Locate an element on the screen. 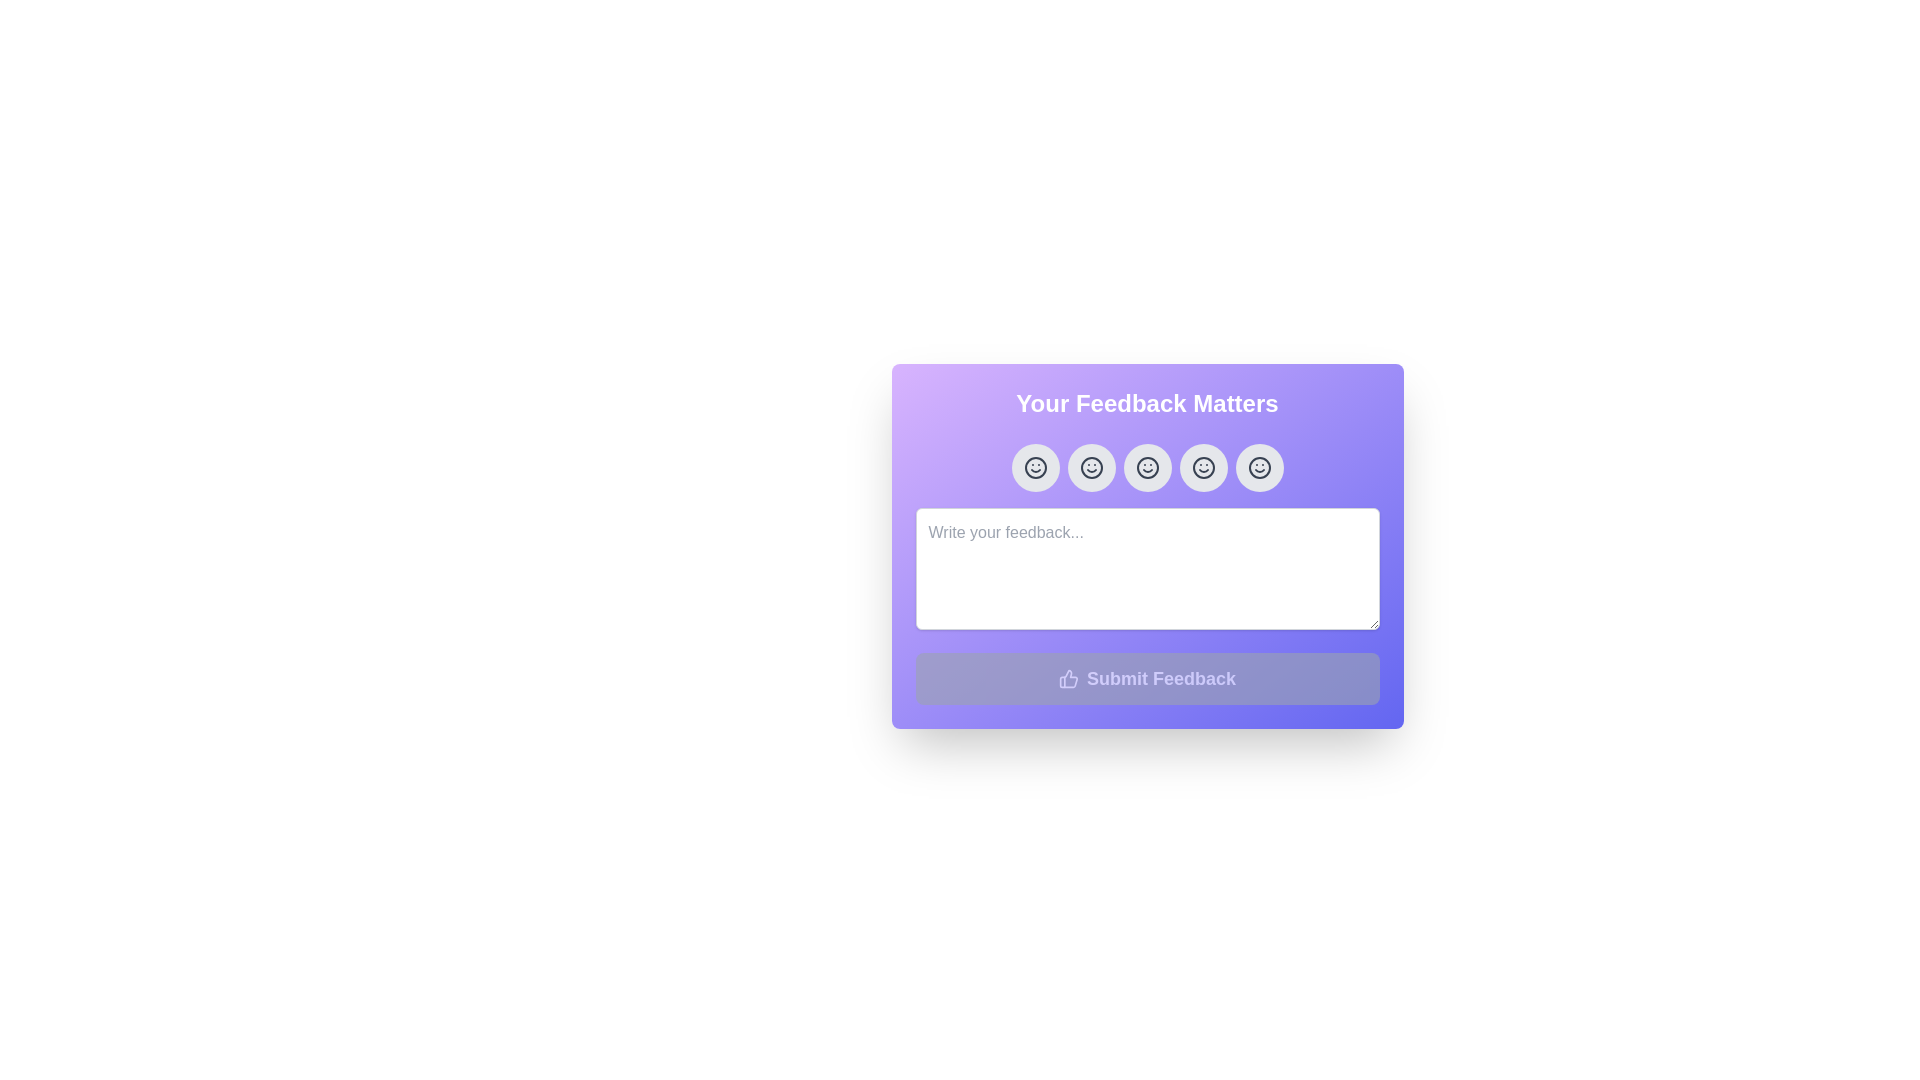 The image size is (1920, 1080). the third circle icon in the feedback interface is located at coordinates (1202, 467).